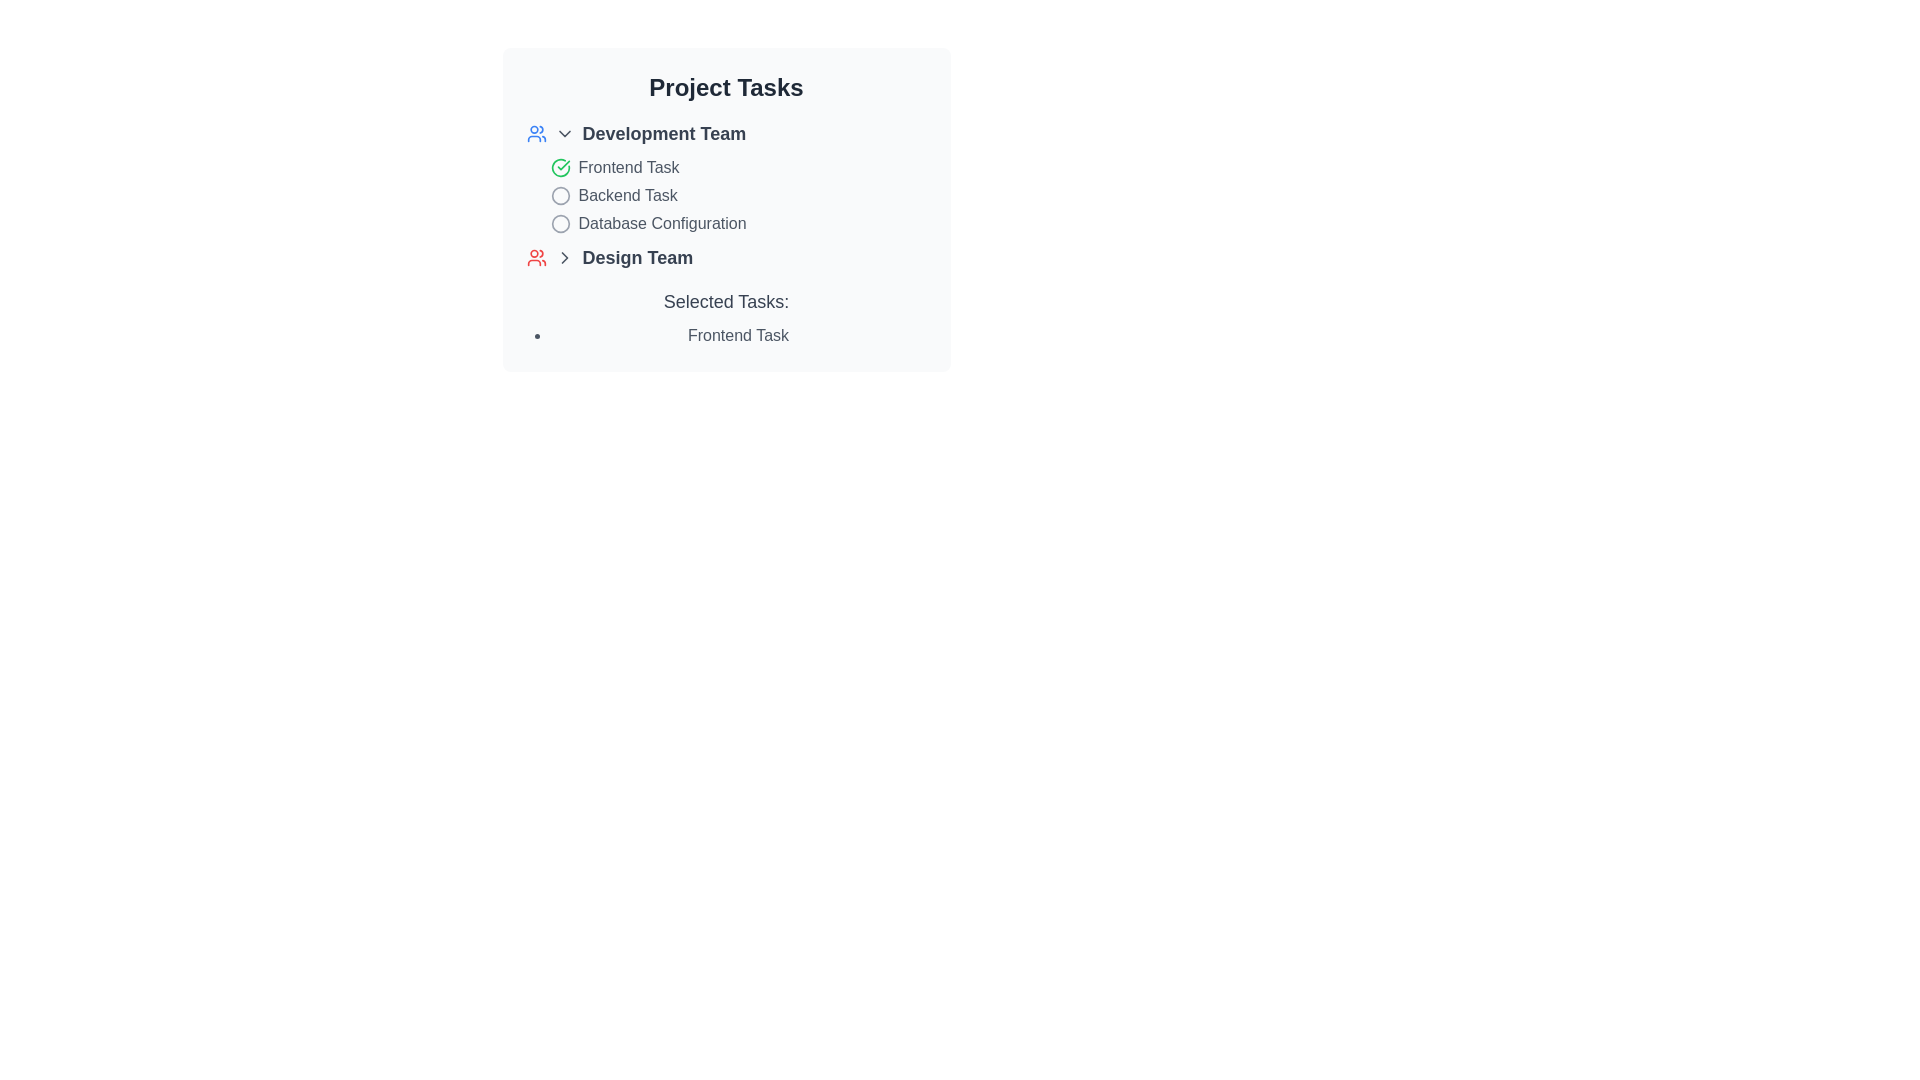  What do you see at coordinates (662, 223) in the screenshot?
I see `the Text Label that identifies a task related to database configuration, located as the third item under 'Development Team' in the sublist` at bounding box center [662, 223].